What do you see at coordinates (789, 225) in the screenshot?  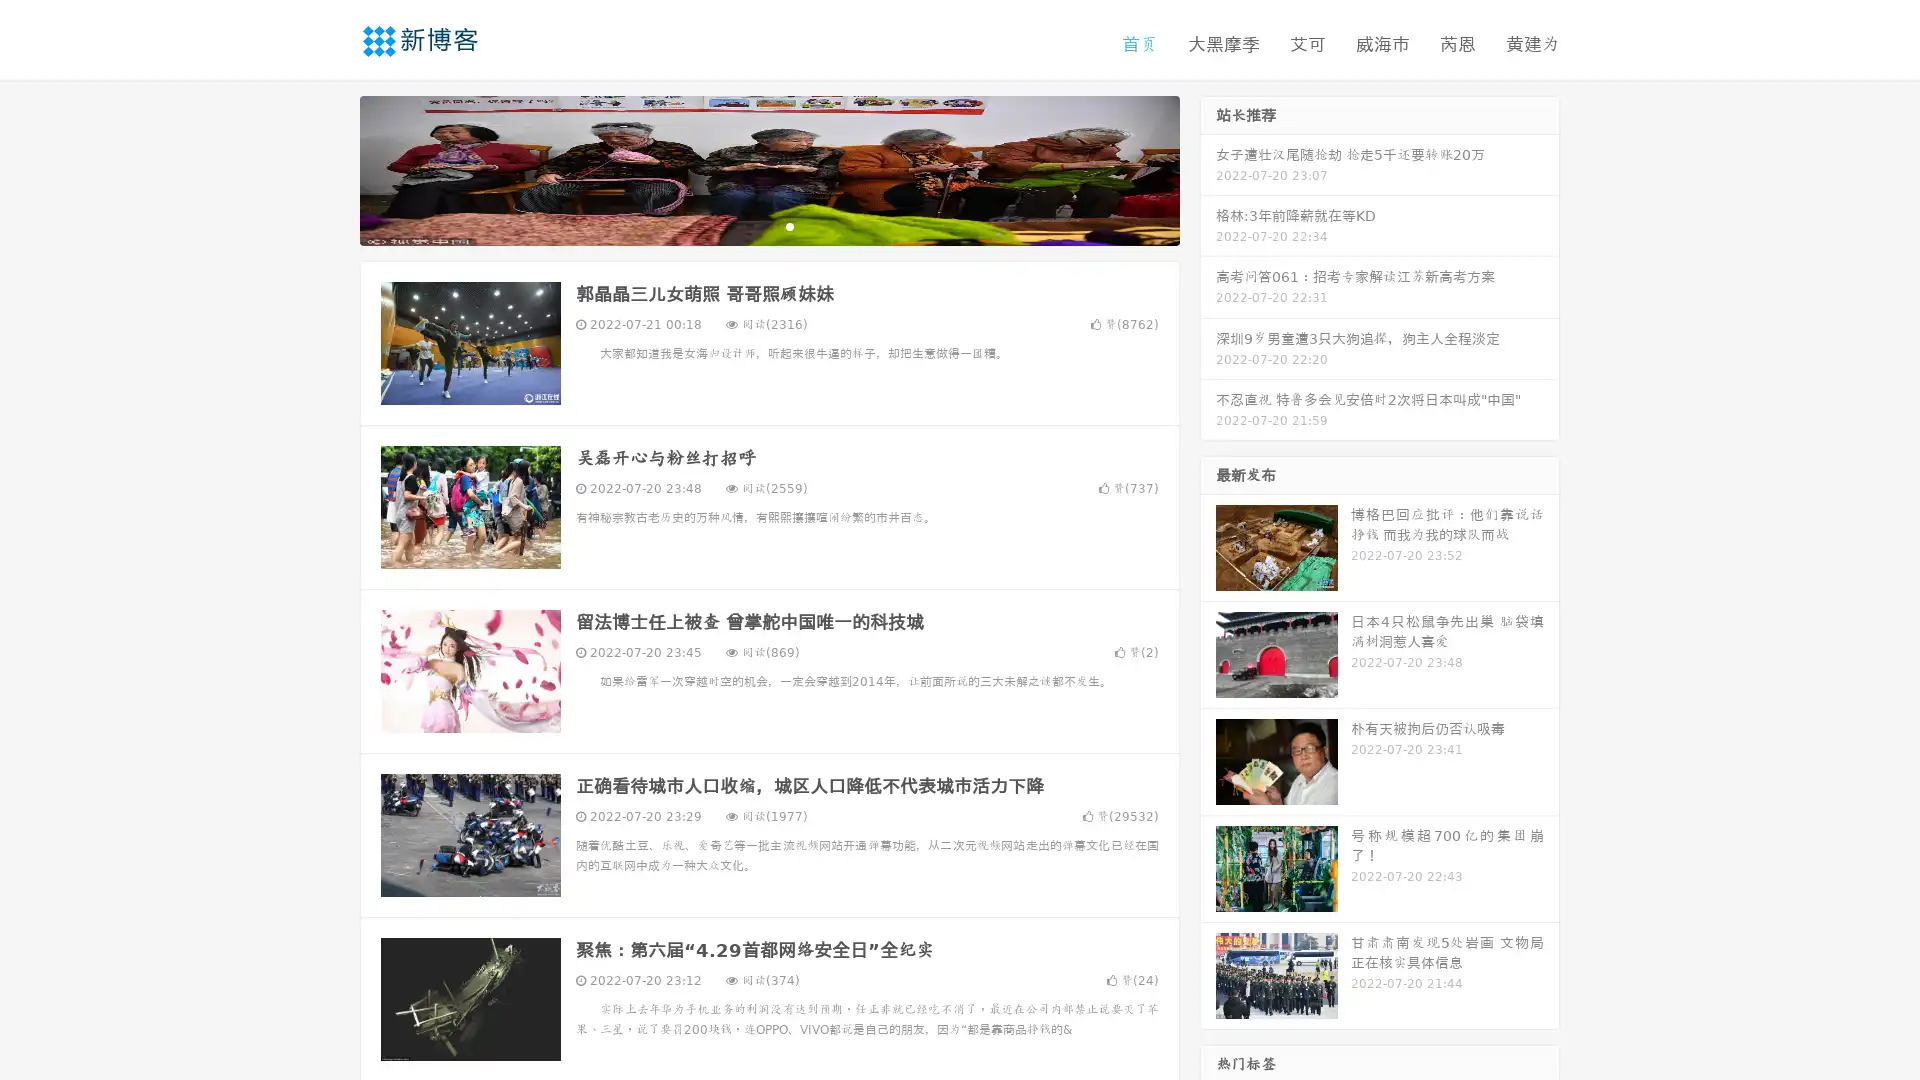 I see `Go to slide 3` at bounding box center [789, 225].